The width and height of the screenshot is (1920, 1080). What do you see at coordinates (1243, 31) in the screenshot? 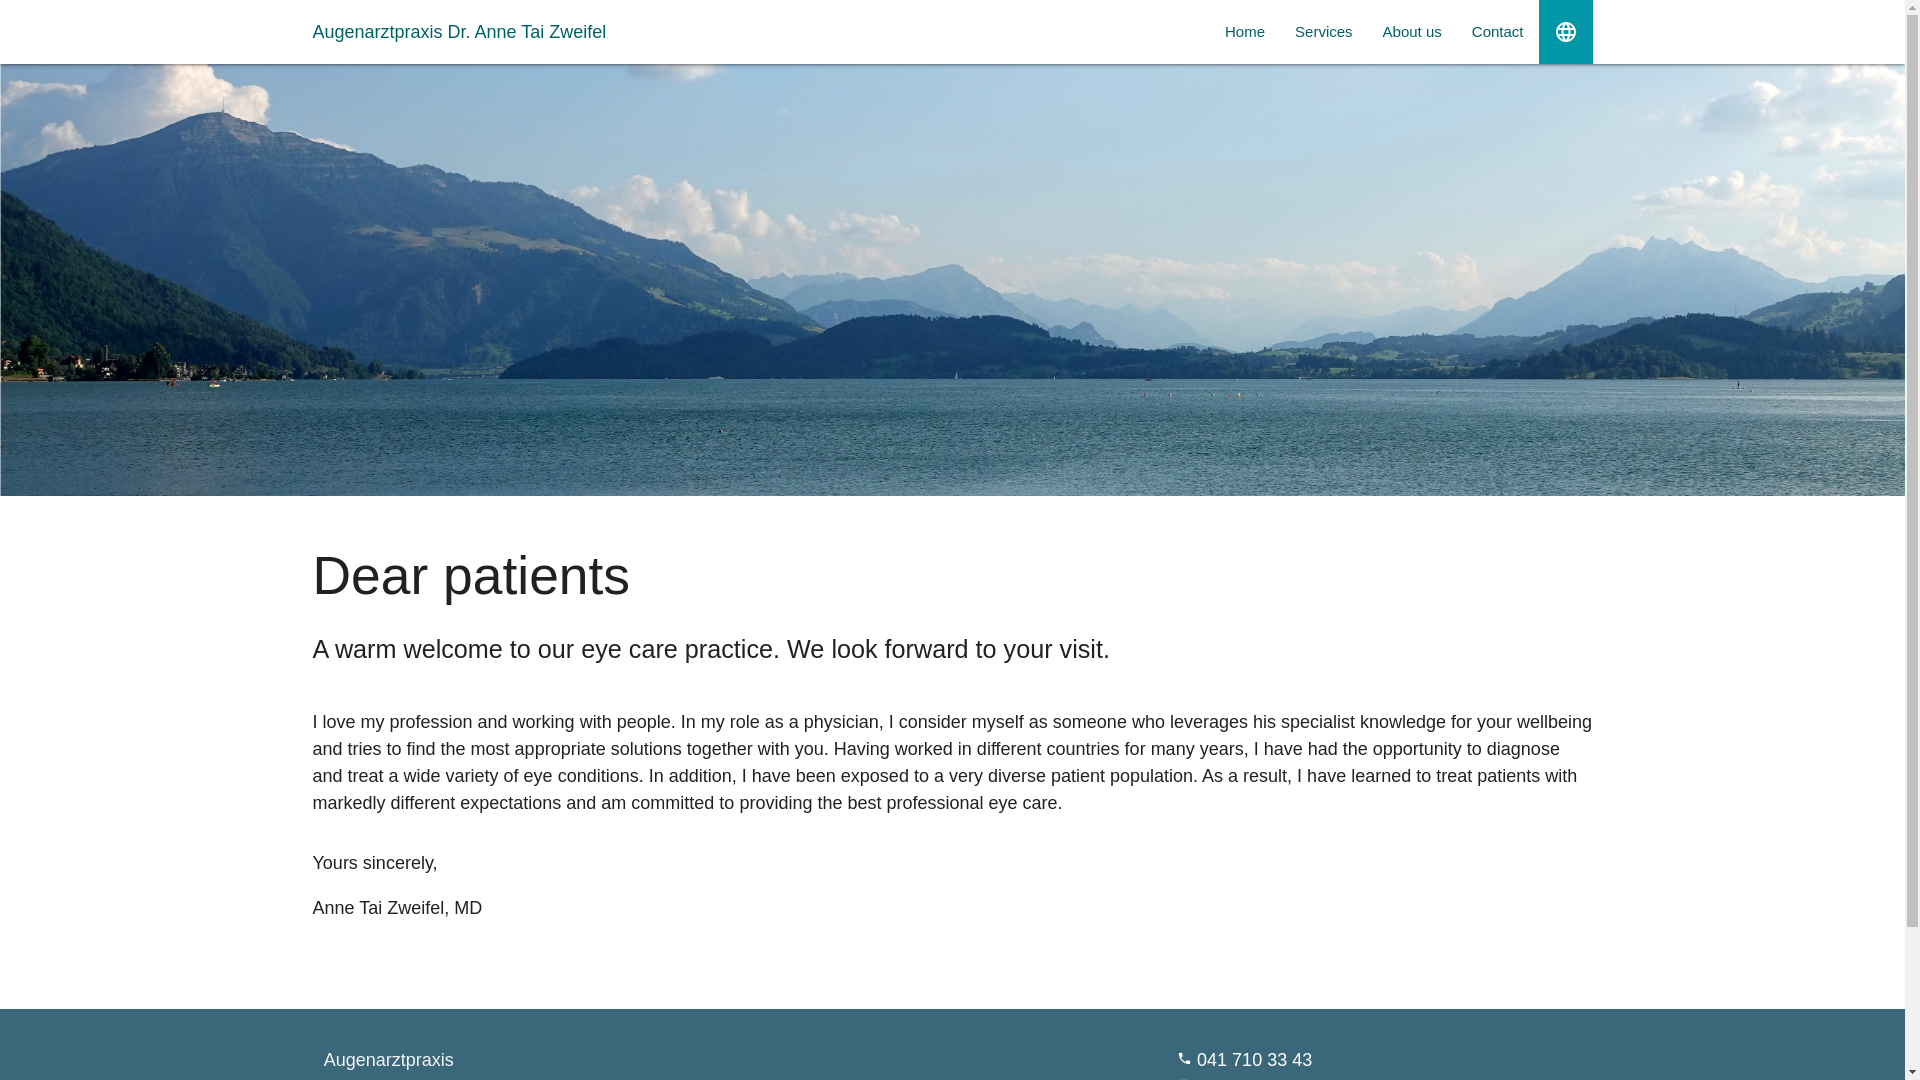
I see `'Home'` at bounding box center [1243, 31].